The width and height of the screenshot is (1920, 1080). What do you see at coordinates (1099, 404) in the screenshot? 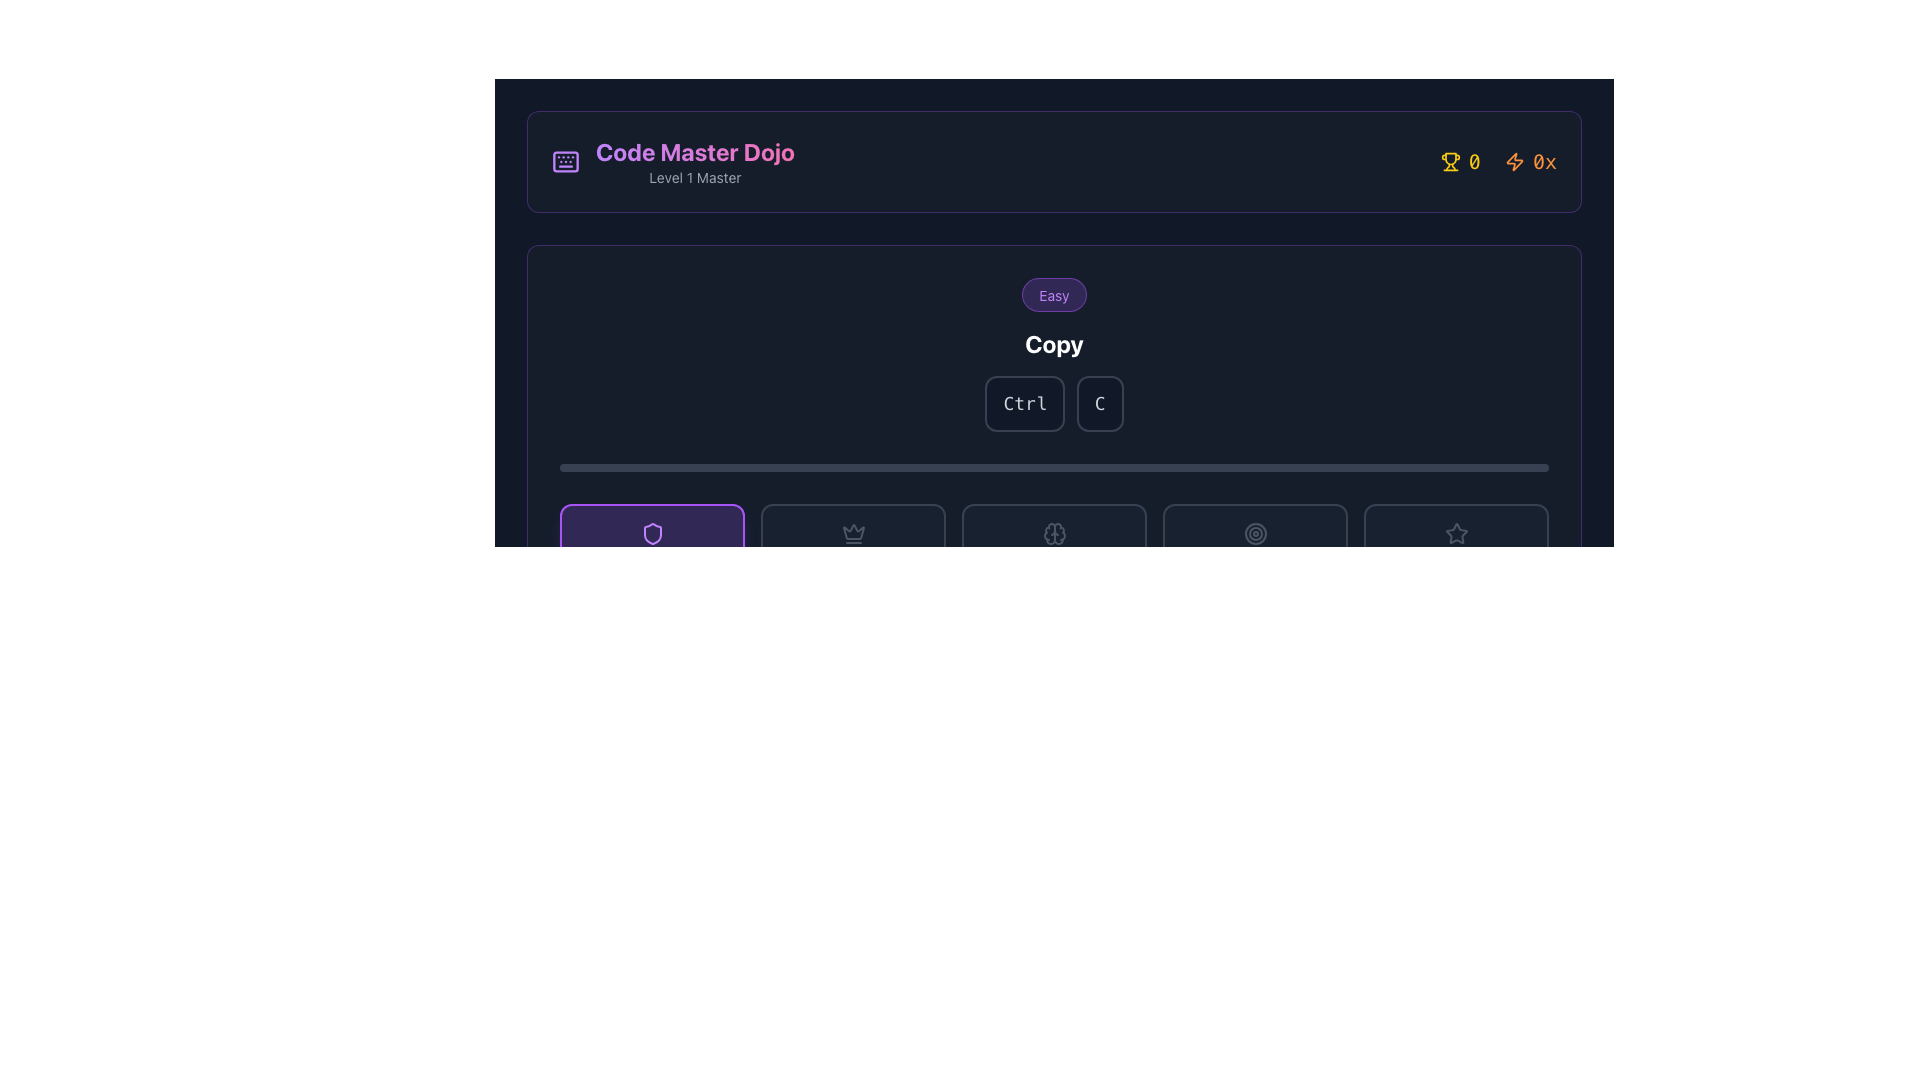
I see `the rounded rectangle button labeled 'C' with light gray text` at bounding box center [1099, 404].